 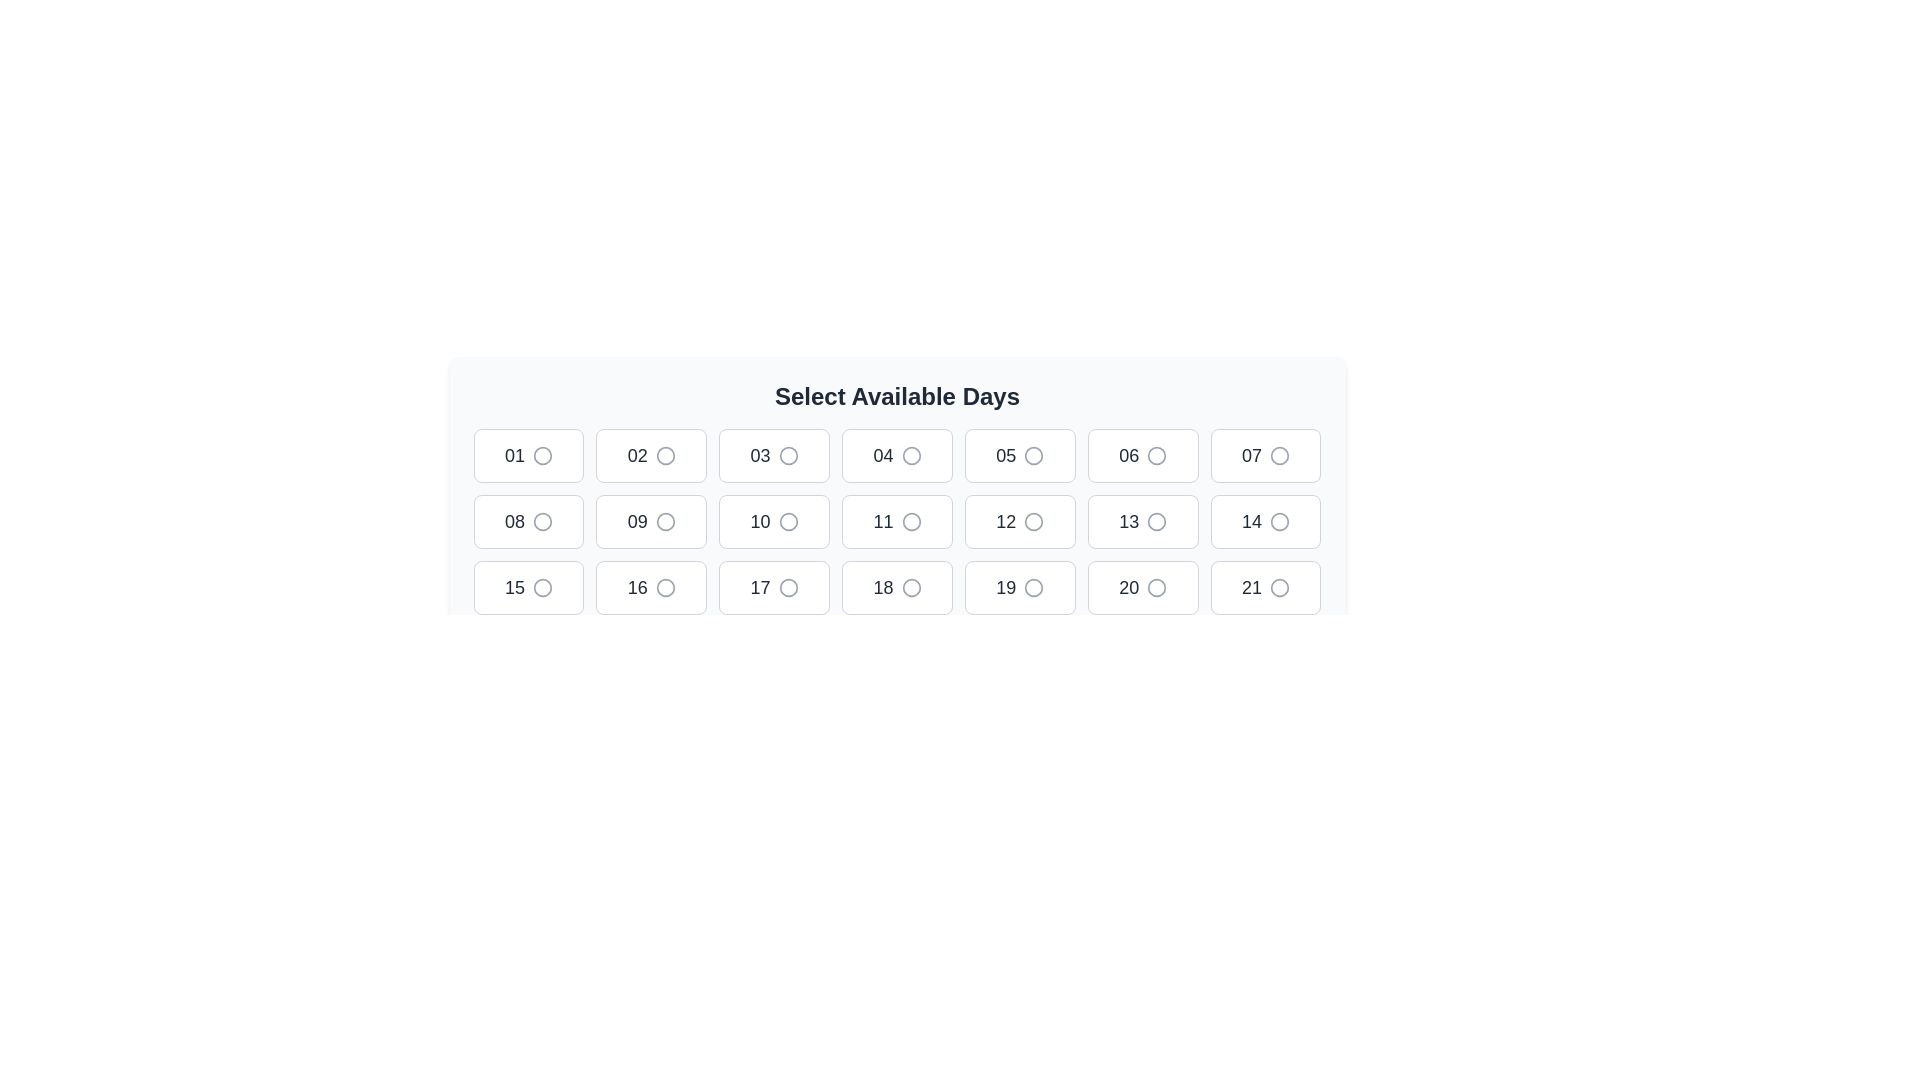 What do you see at coordinates (1265, 586) in the screenshot?
I see `the button located in the third row and seventh column of the grid layout` at bounding box center [1265, 586].